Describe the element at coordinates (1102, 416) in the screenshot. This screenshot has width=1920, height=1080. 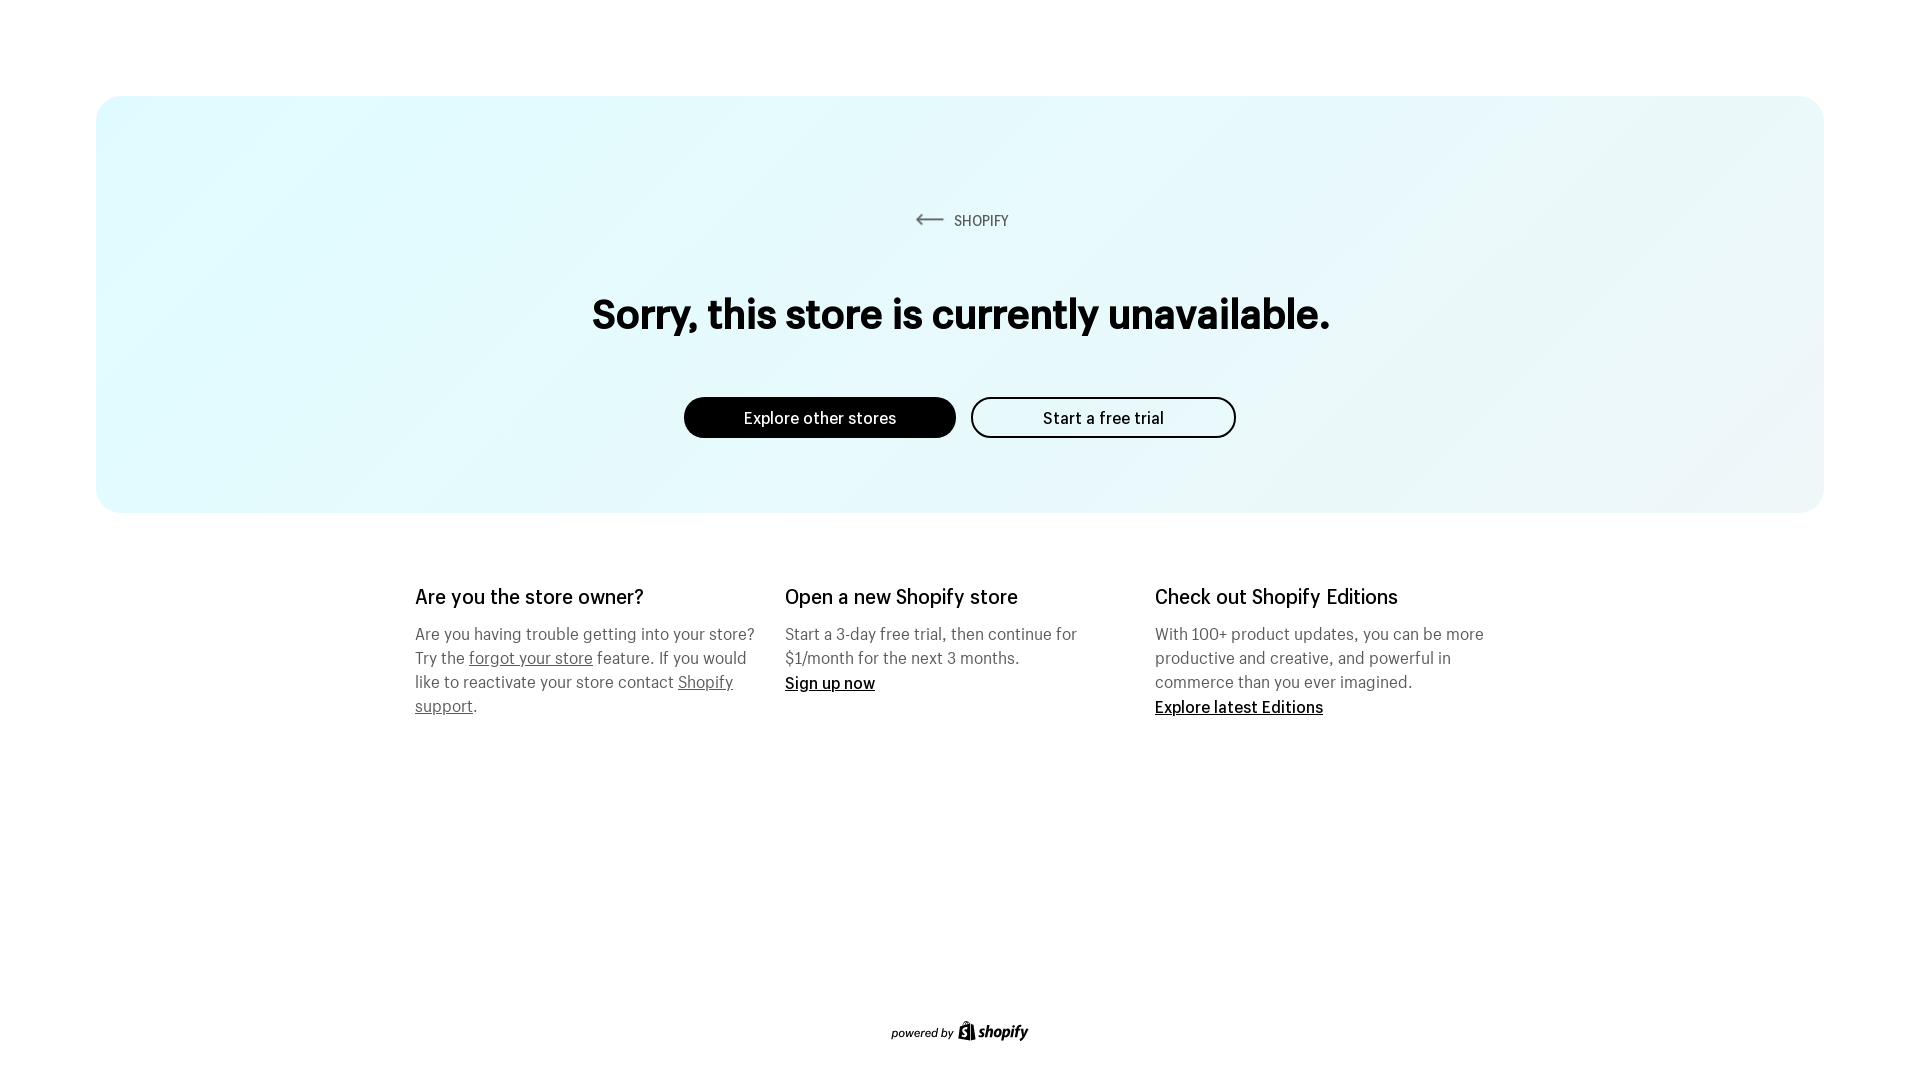
I see `'Start a free trial'` at that location.